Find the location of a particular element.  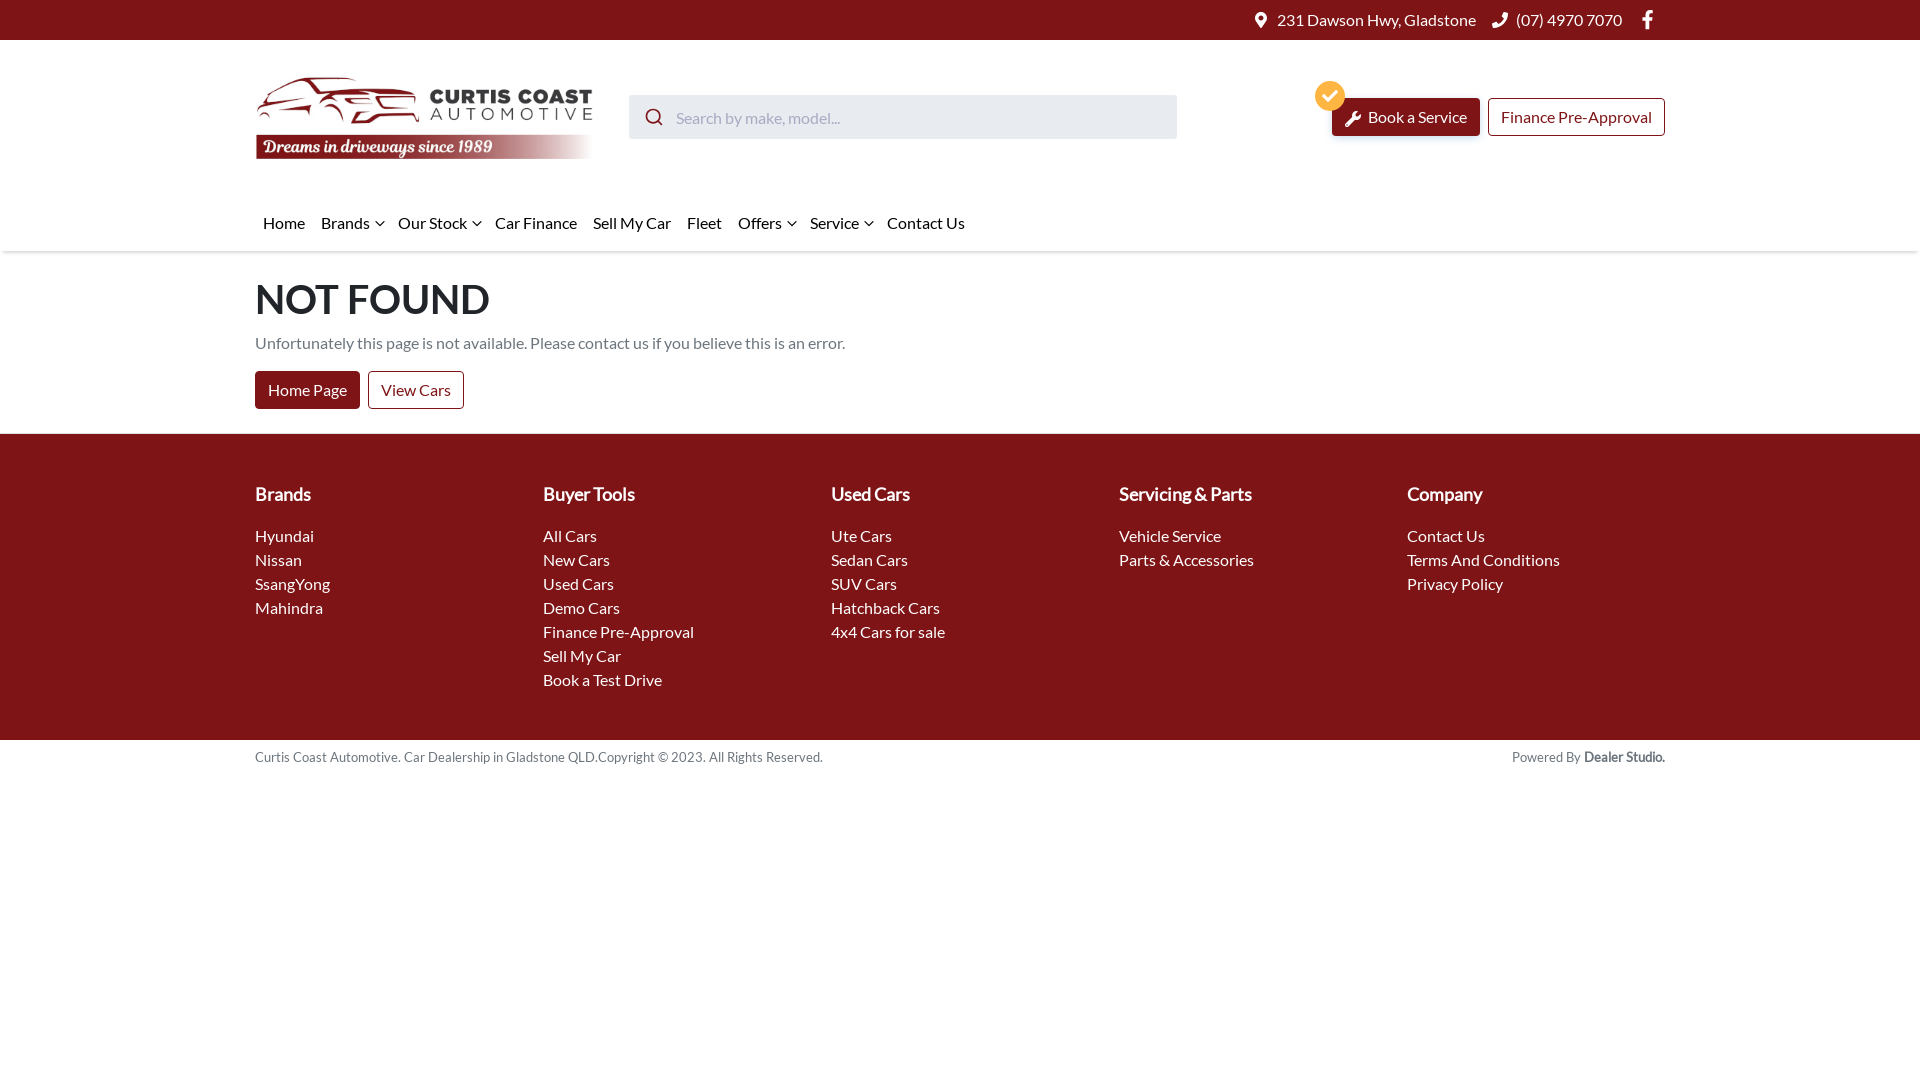

'Parts & Accessories' is located at coordinates (1186, 559).